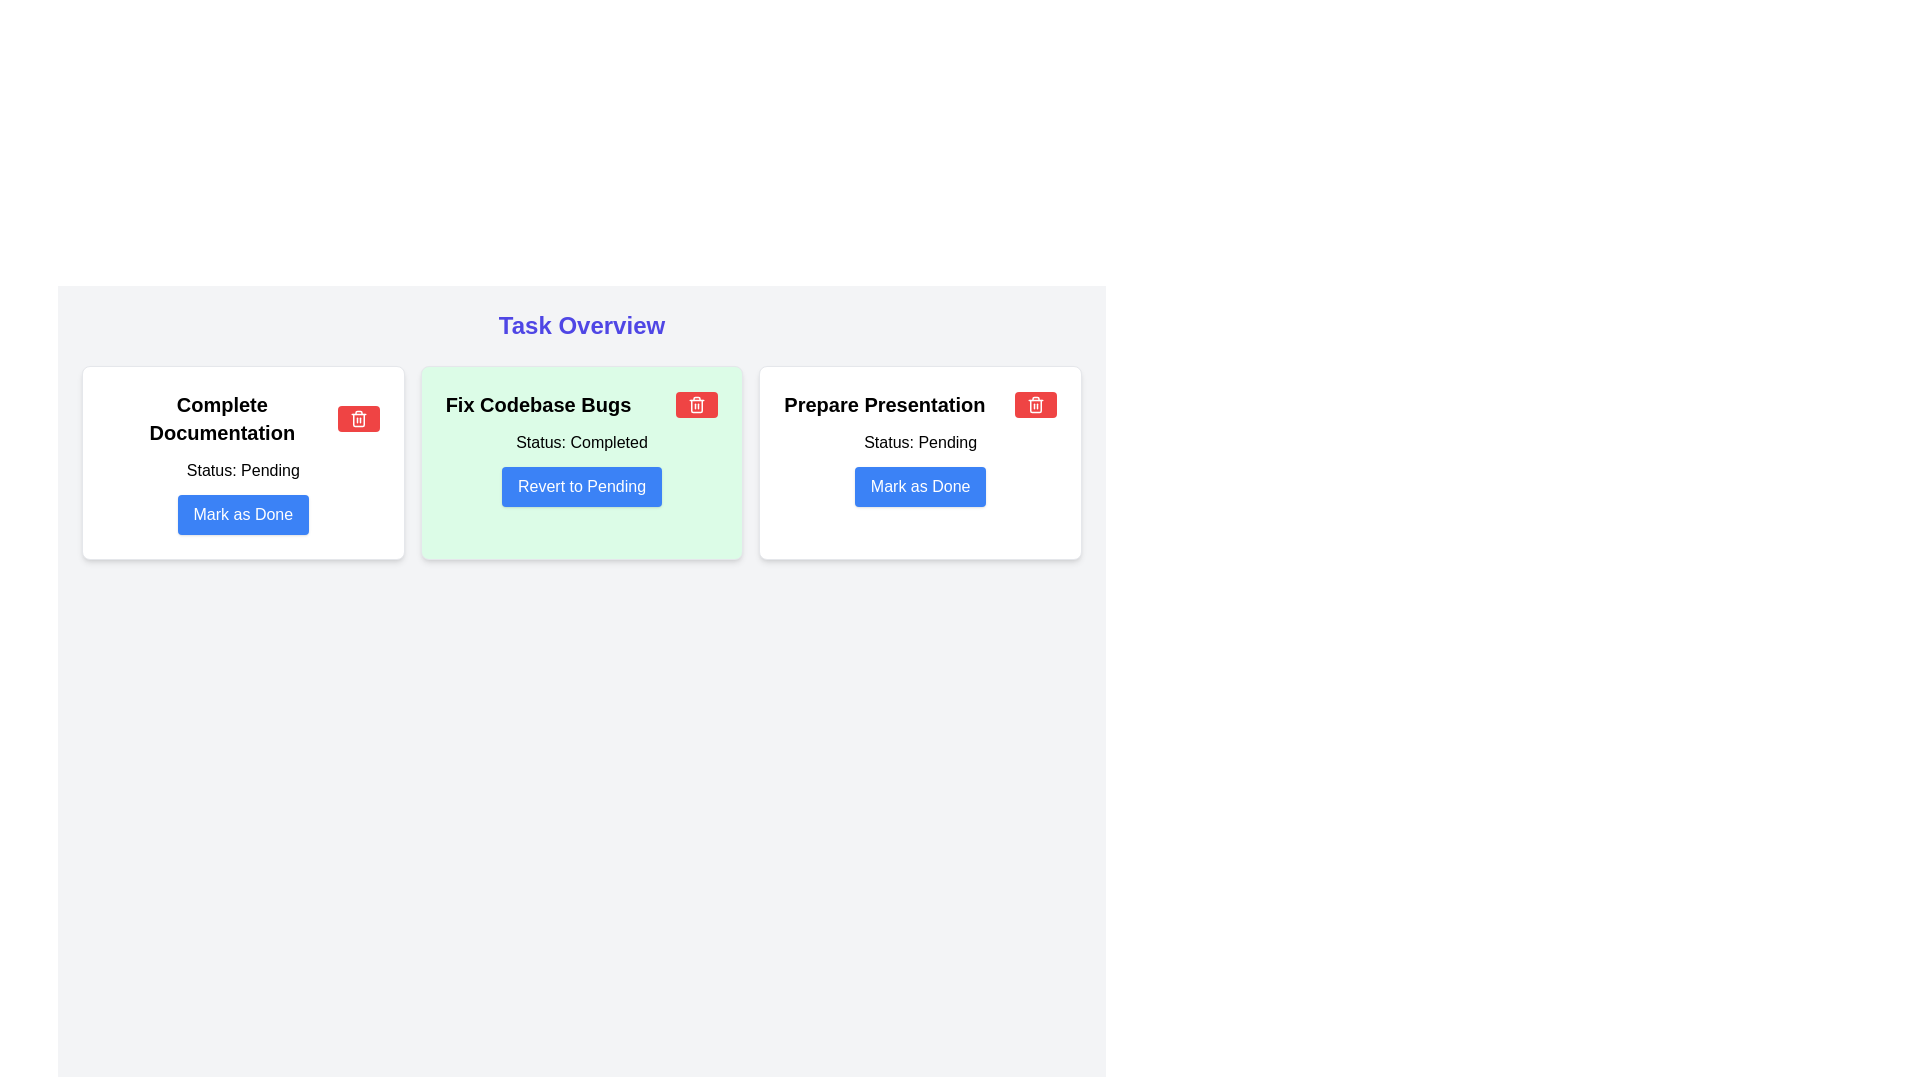 The image size is (1920, 1080). I want to click on the 'Pending' text label indicating the current status of the associated task, located under the 'Complete Documentation' section, so click(269, 470).